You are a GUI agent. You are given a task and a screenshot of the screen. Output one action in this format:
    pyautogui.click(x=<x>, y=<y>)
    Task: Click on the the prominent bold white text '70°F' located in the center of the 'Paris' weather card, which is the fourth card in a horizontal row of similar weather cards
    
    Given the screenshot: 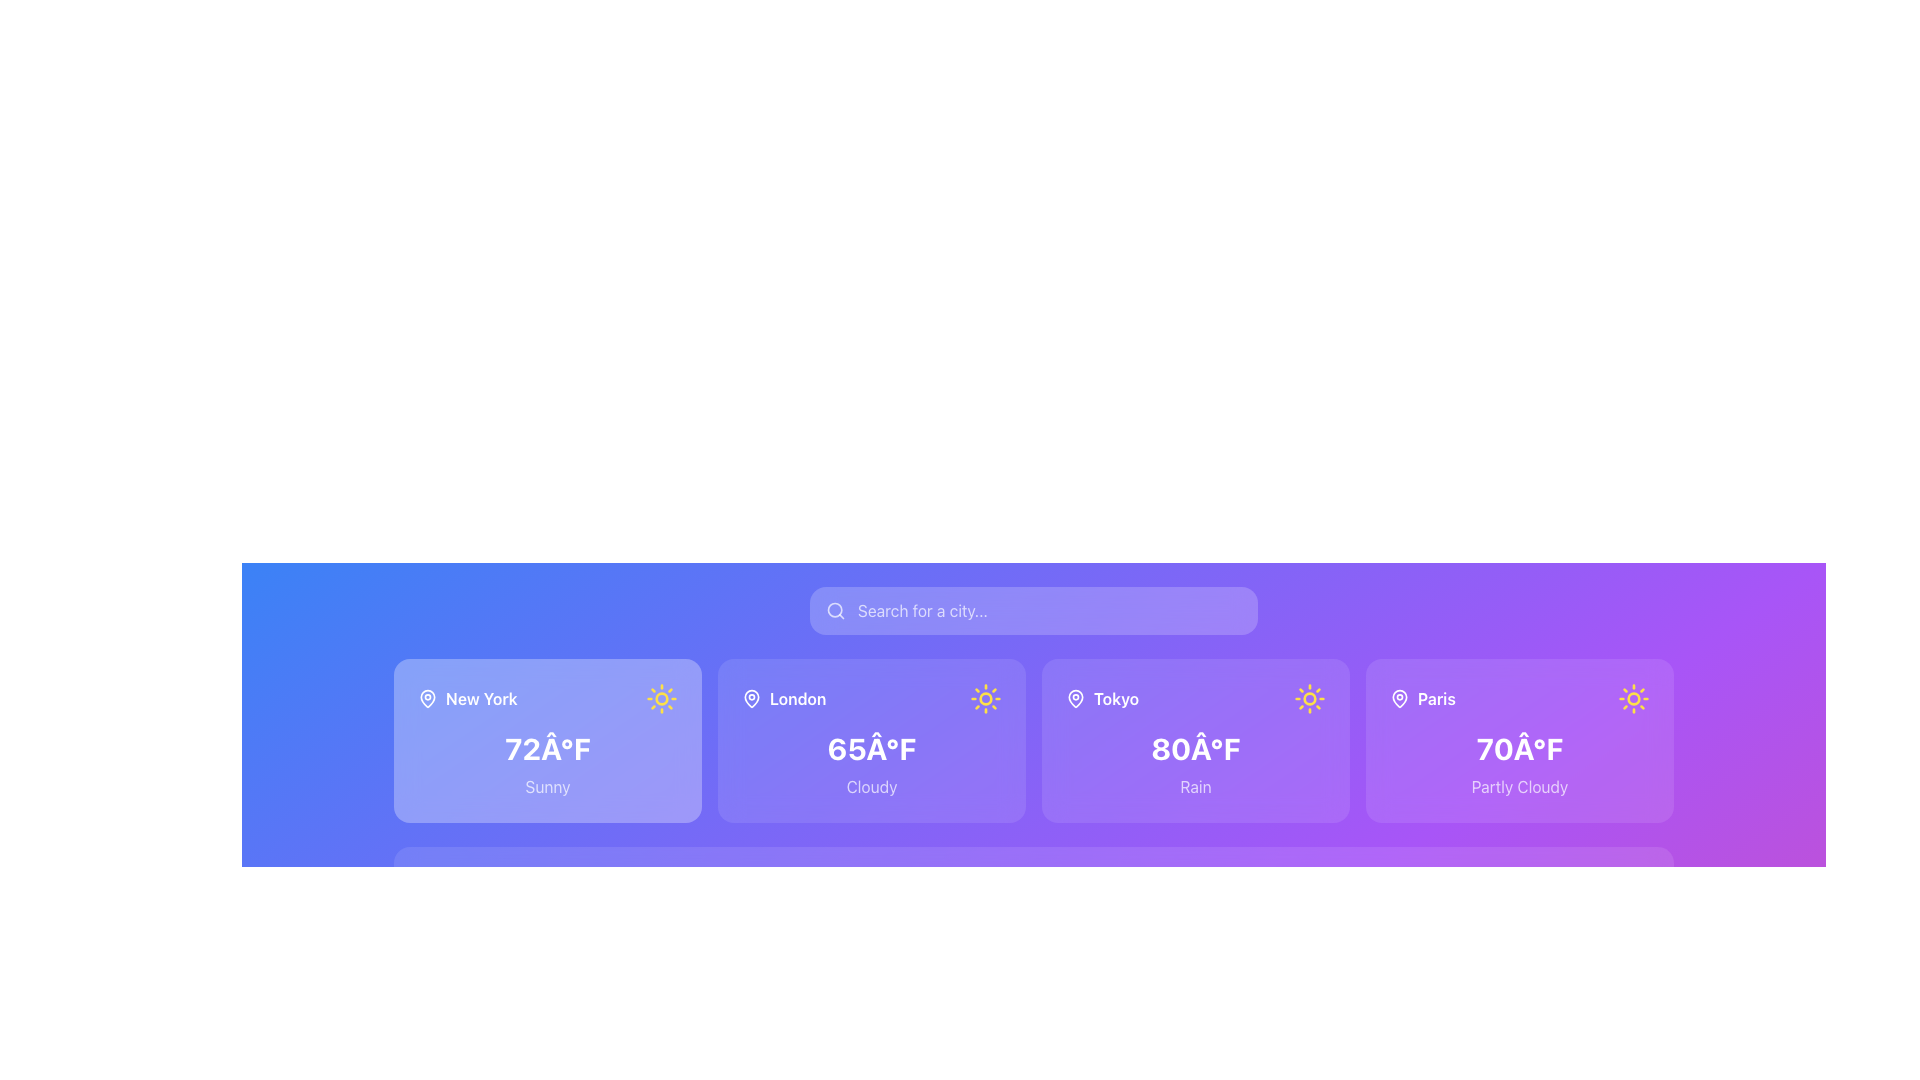 What is the action you would take?
    pyautogui.click(x=1520, y=748)
    